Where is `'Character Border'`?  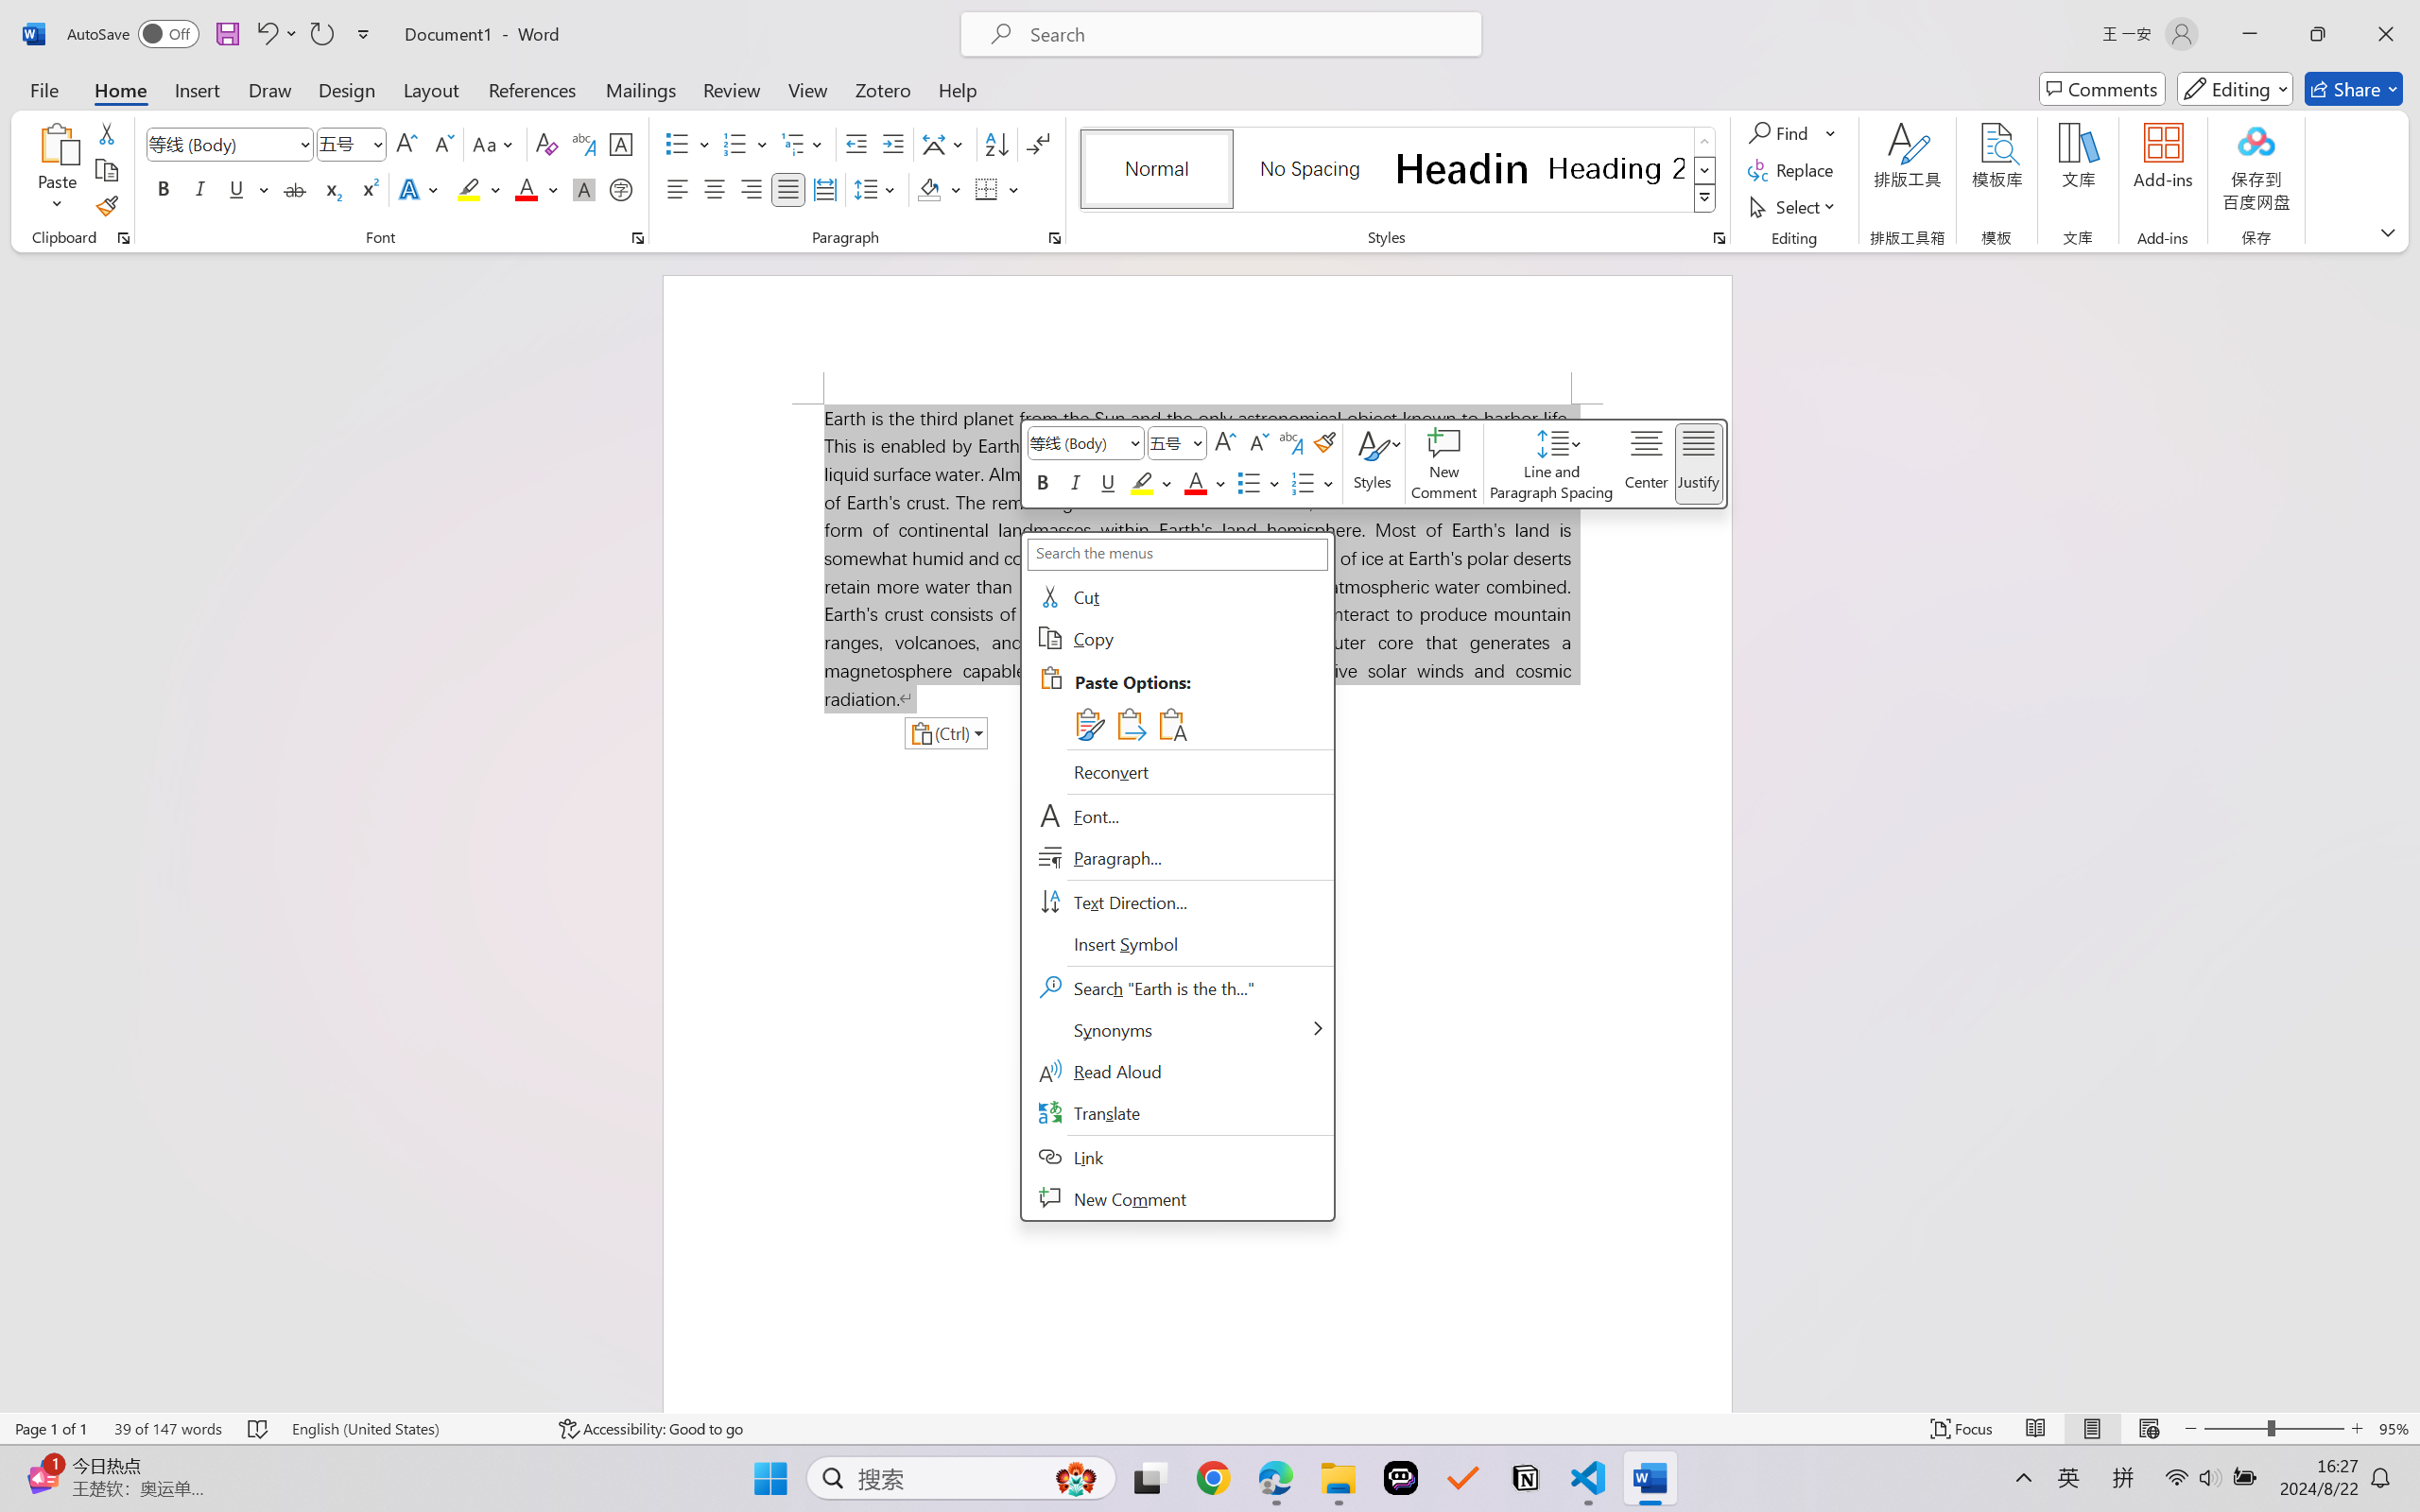
'Character Border' is located at coordinates (621, 144).